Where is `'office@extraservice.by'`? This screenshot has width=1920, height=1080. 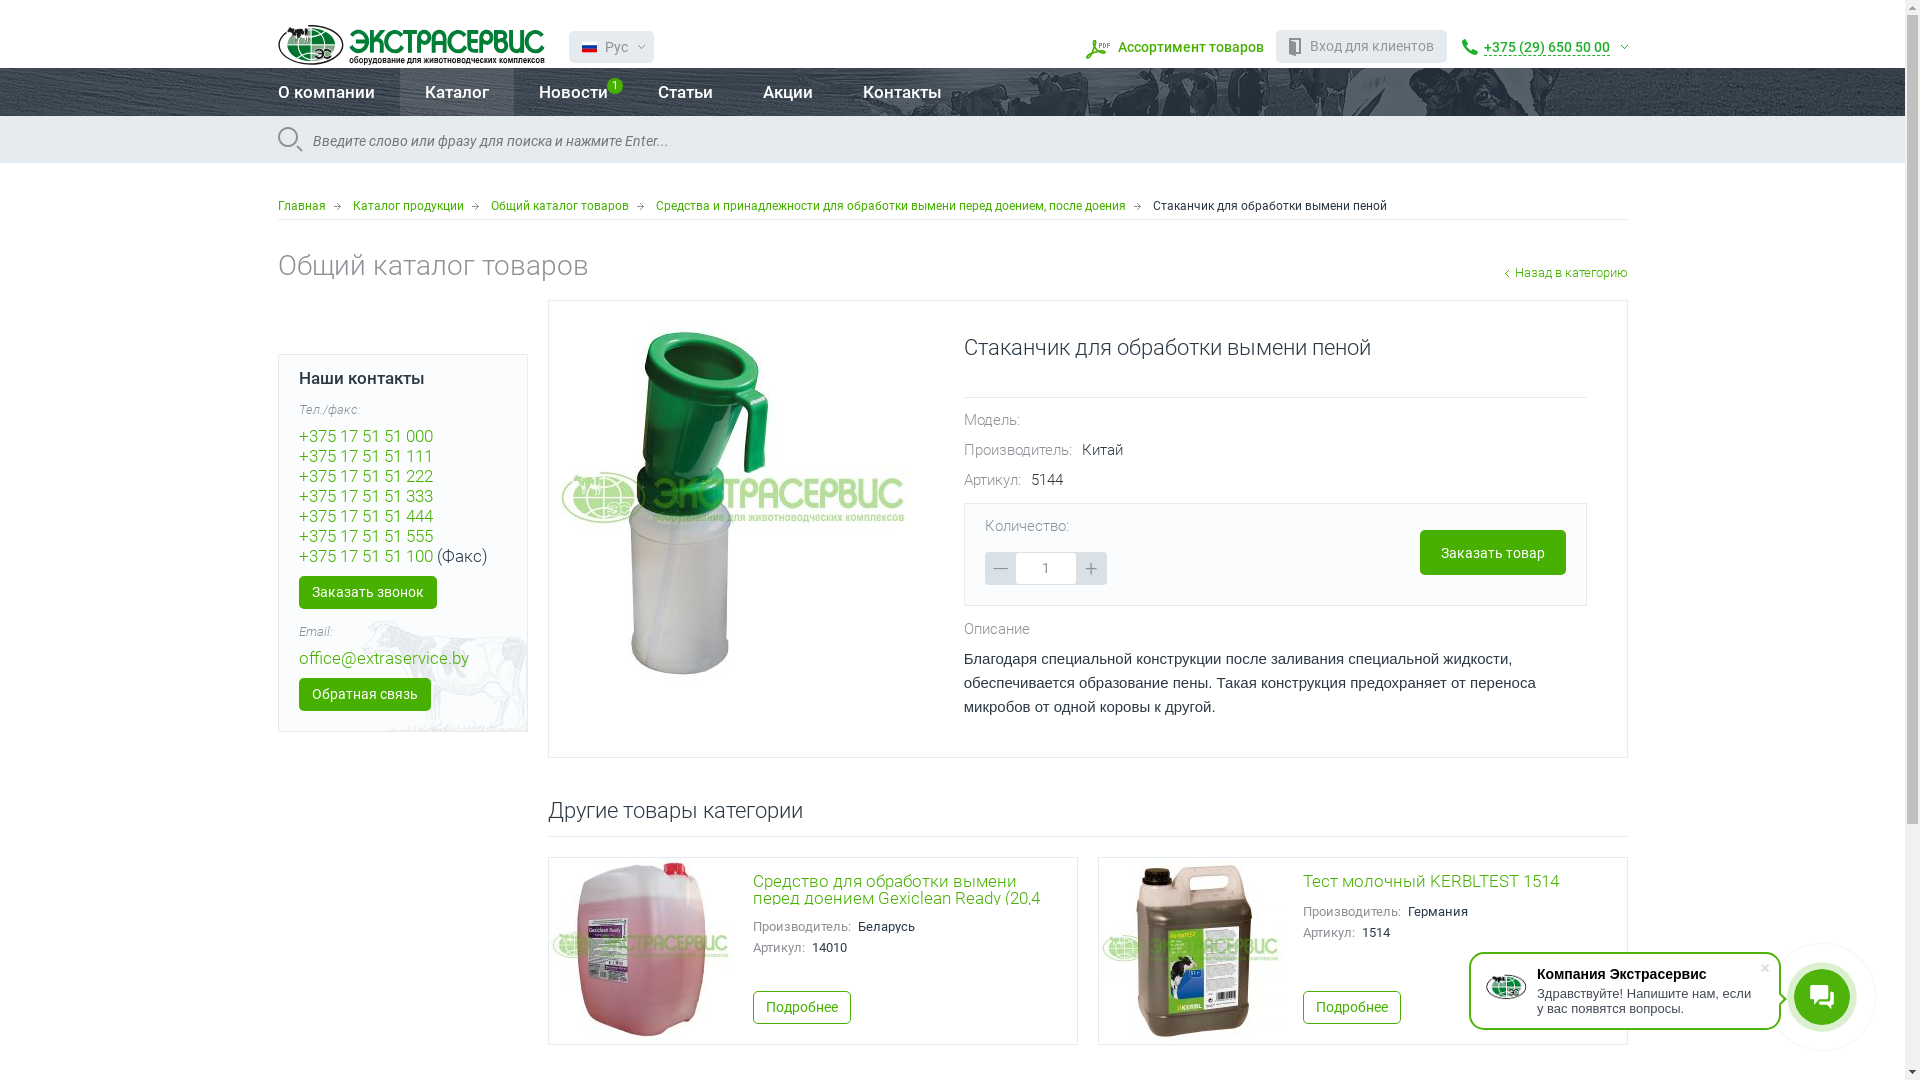 'office@extraservice.by' is located at coordinates (383, 658).